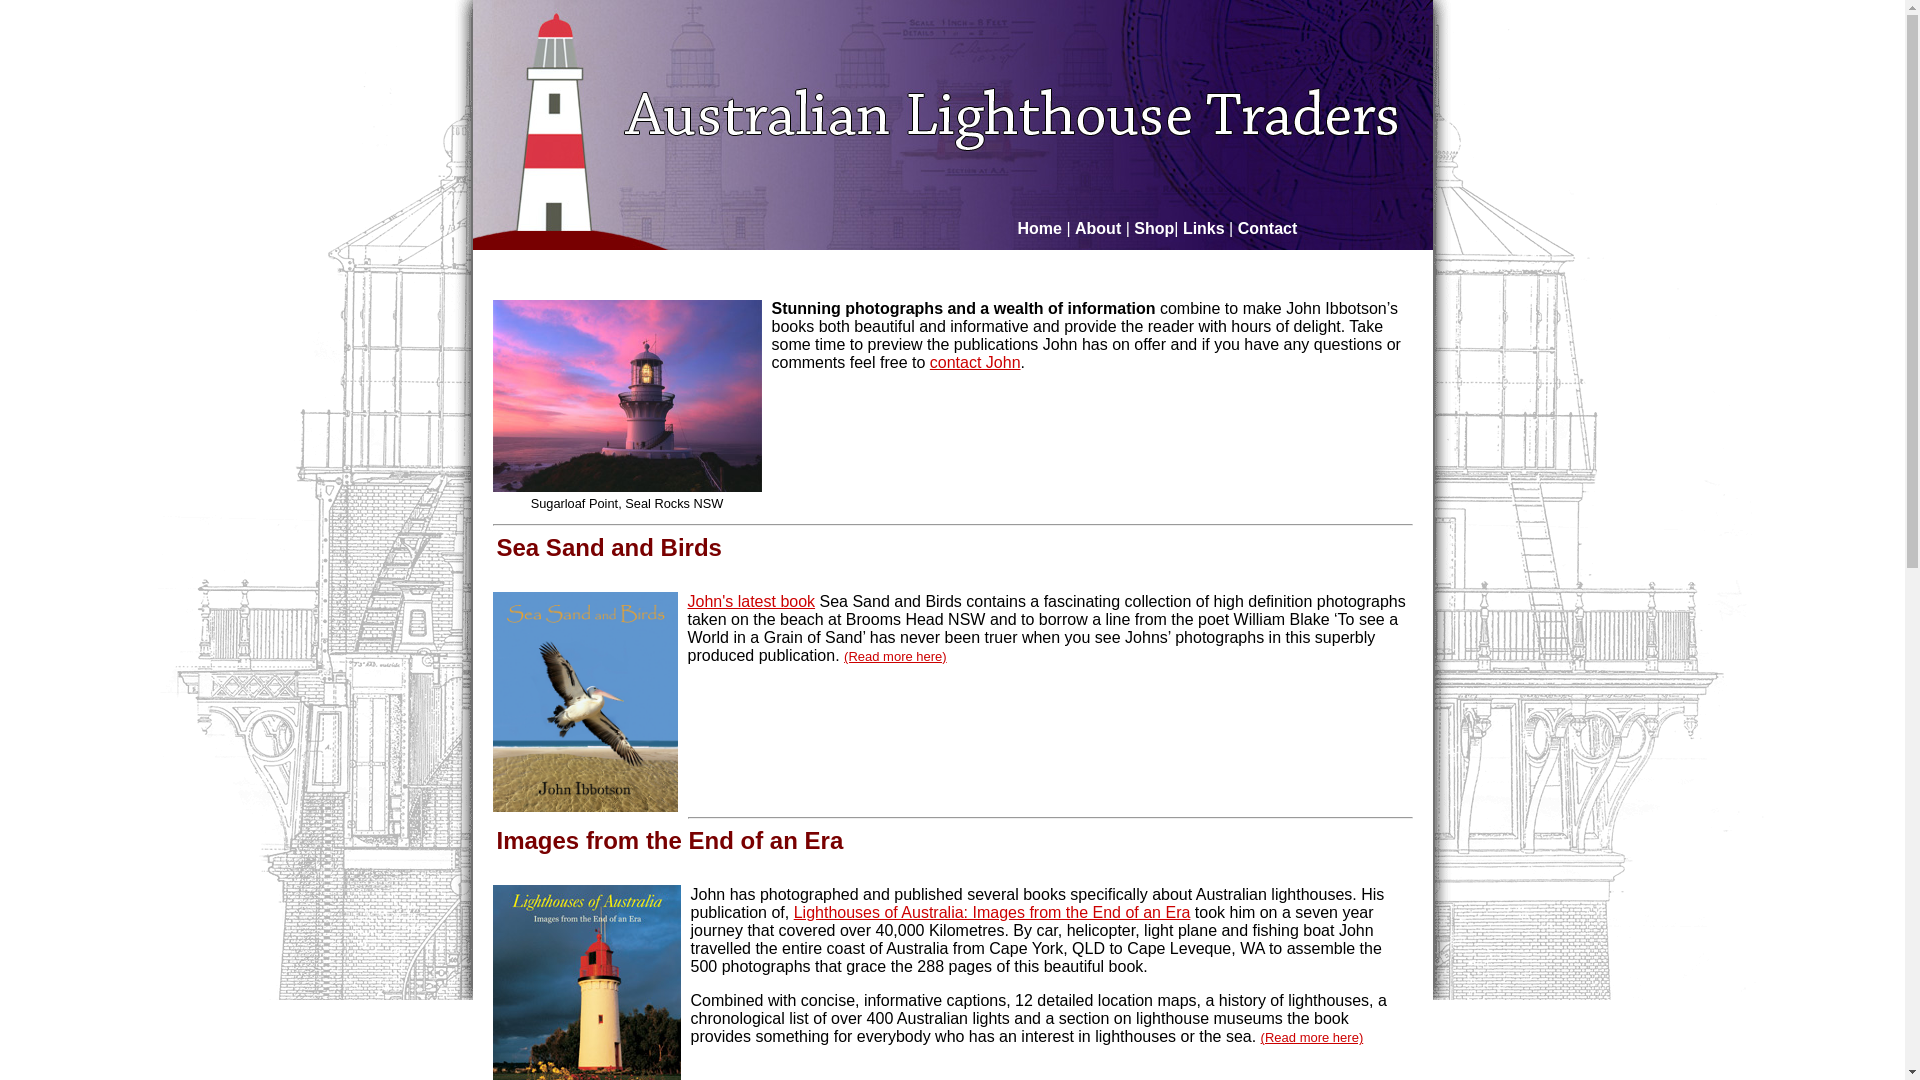  Describe the element at coordinates (844, 656) in the screenshot. I see `'(Read more here)'` at that location.